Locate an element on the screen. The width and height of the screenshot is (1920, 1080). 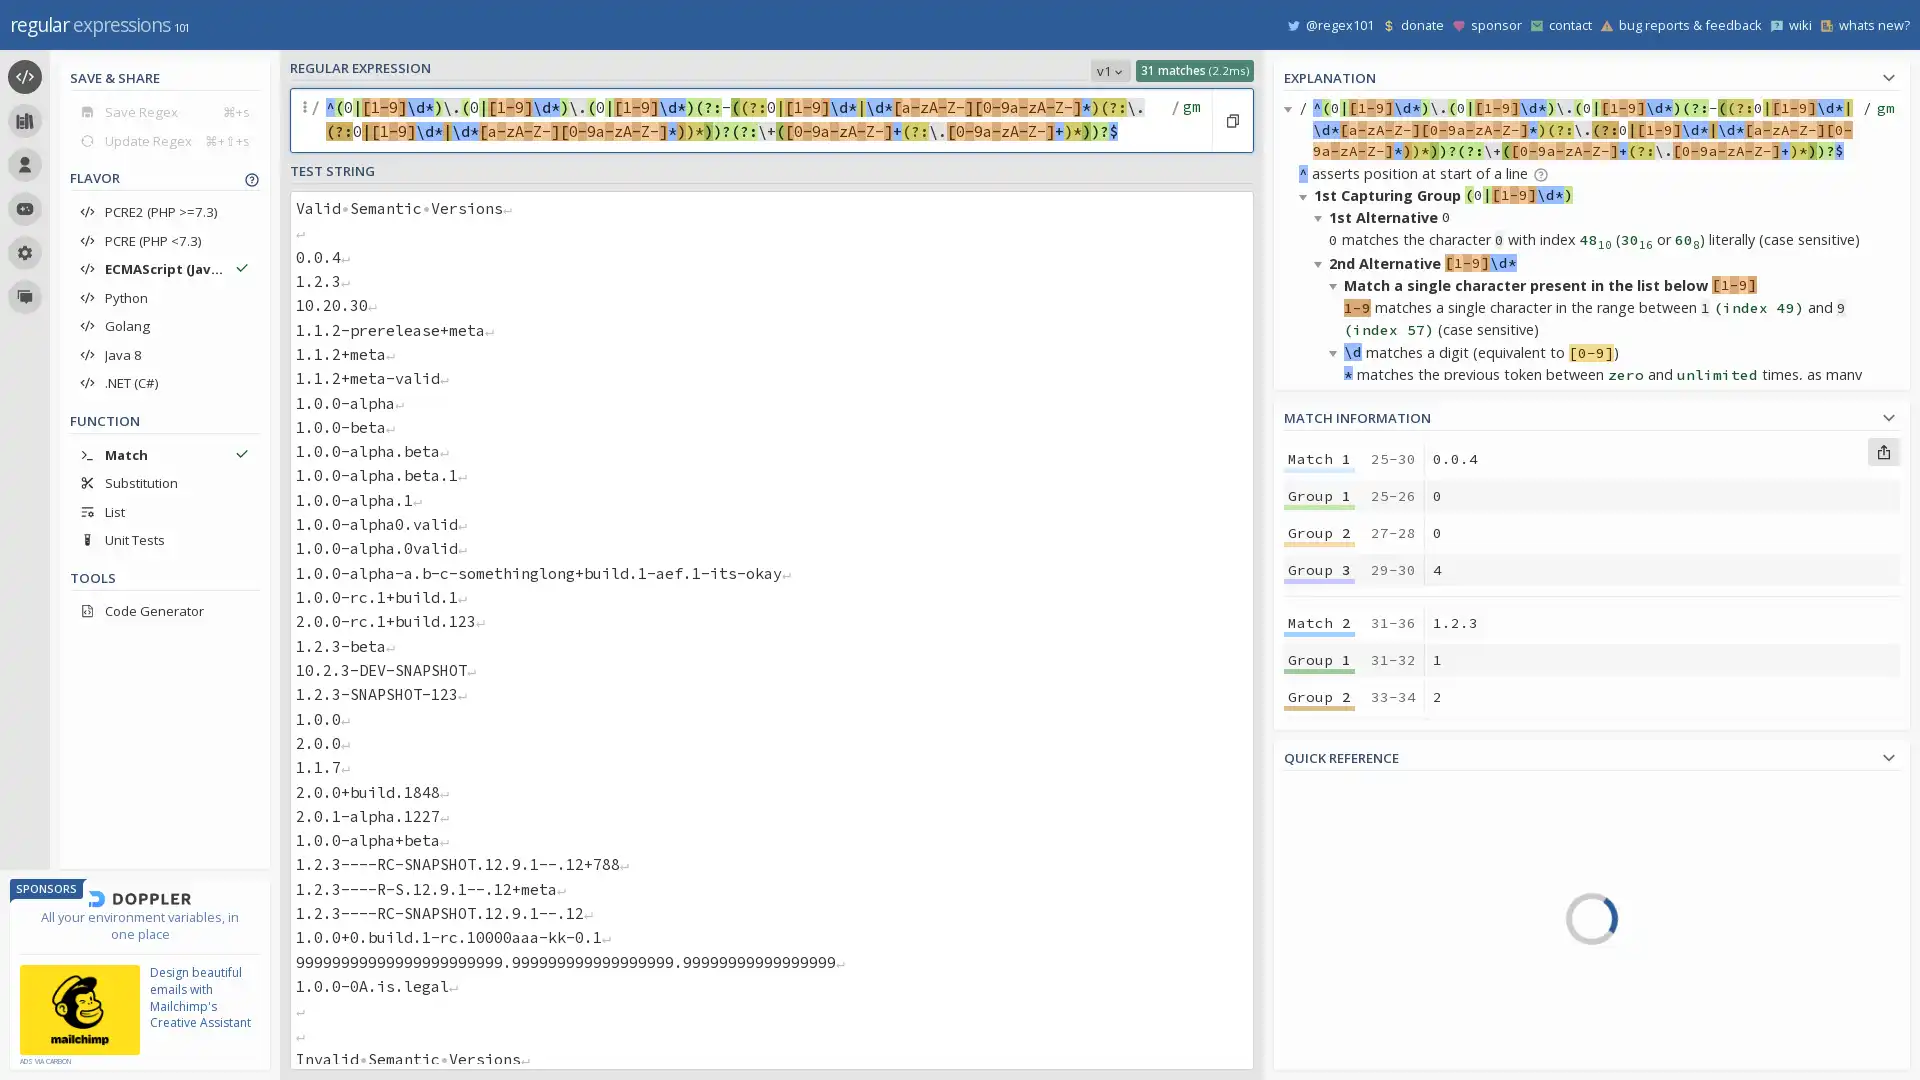
A single character of: a, b or c [abc] is located at coordinates (1691, 790).